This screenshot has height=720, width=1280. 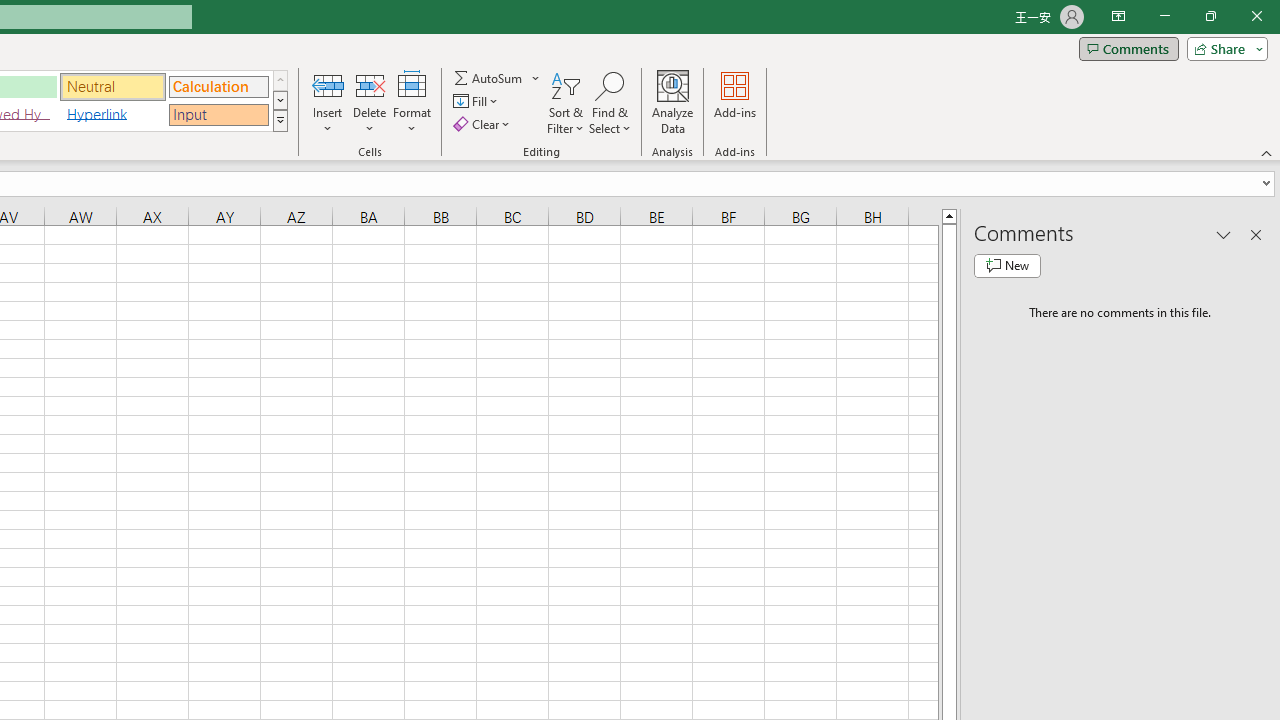 I want to click on 'Analyze Data', so click(x=673, y=103).